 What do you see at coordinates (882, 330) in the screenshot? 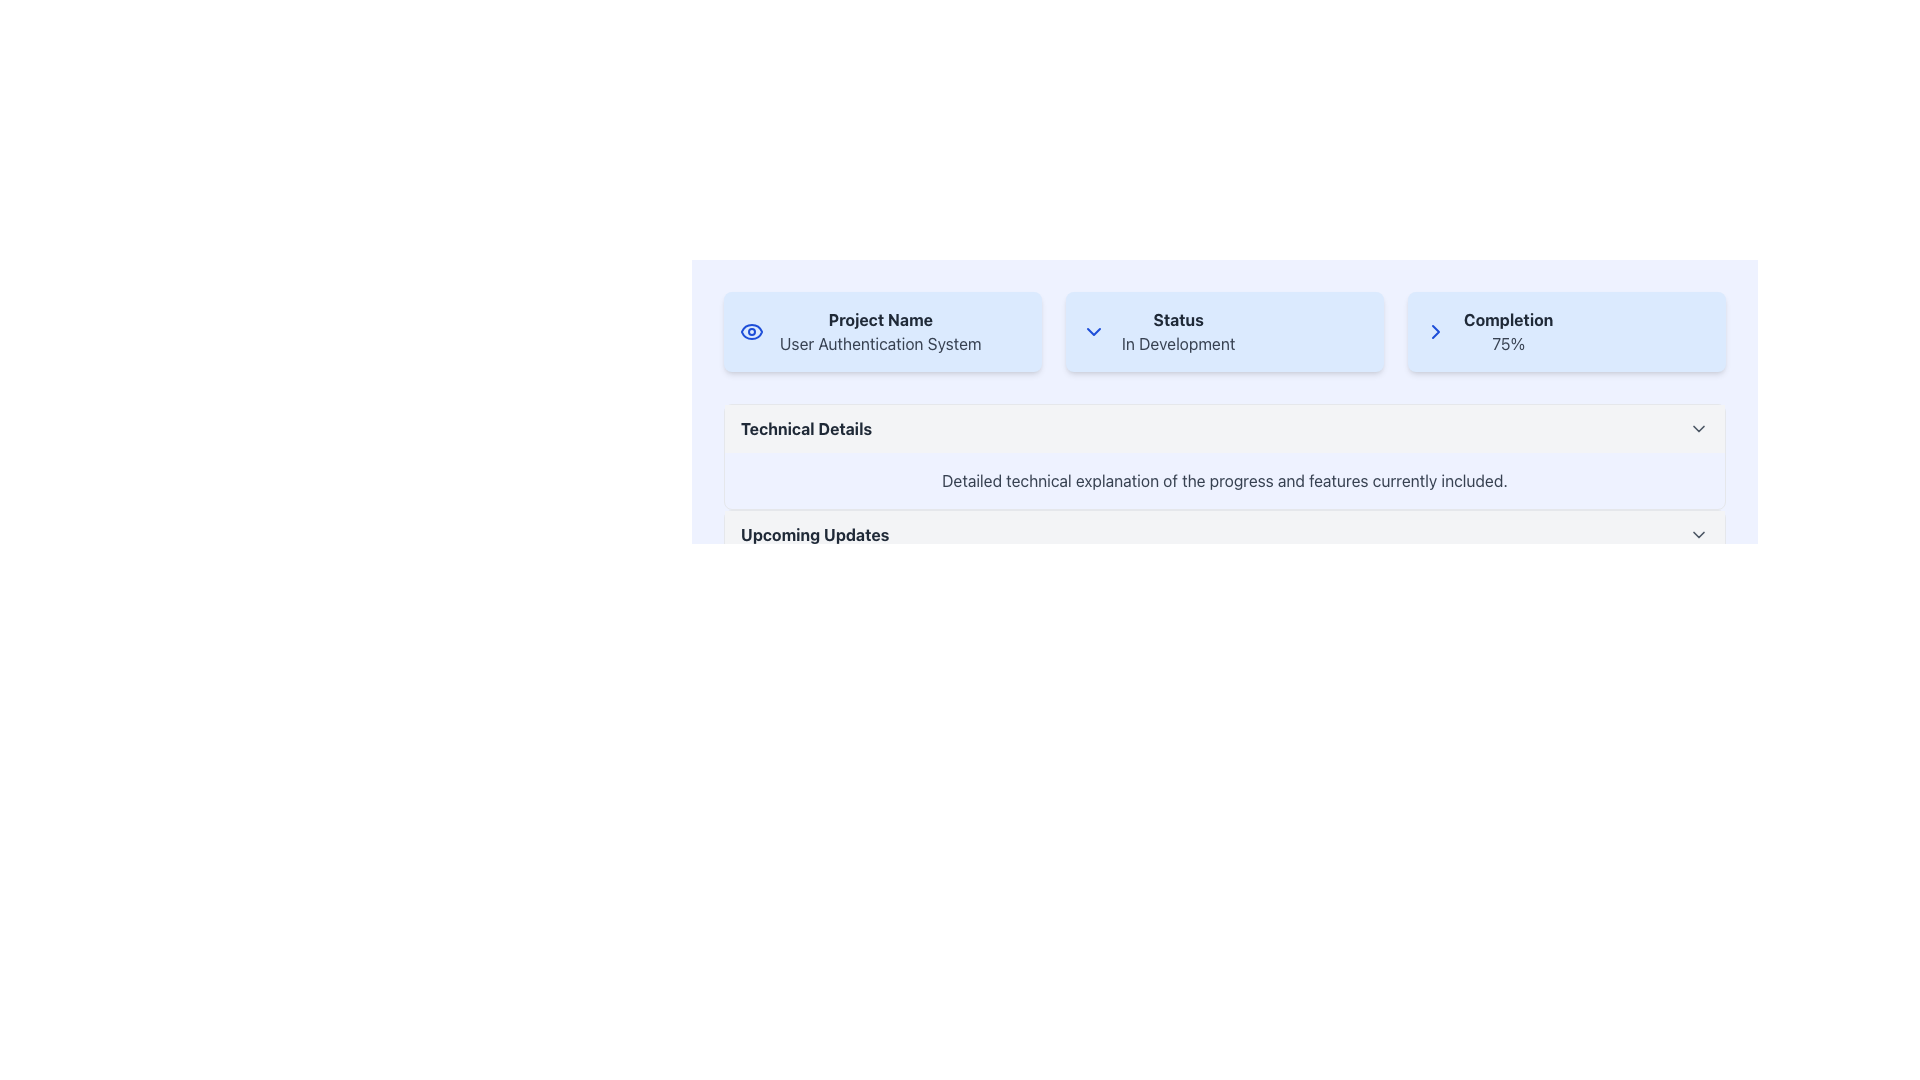
I see `title and description from the Information Card displaying the overview of the 'User Authentication System' project, which is the first card in a row of three similar cards` at bounding box center [882, 330].